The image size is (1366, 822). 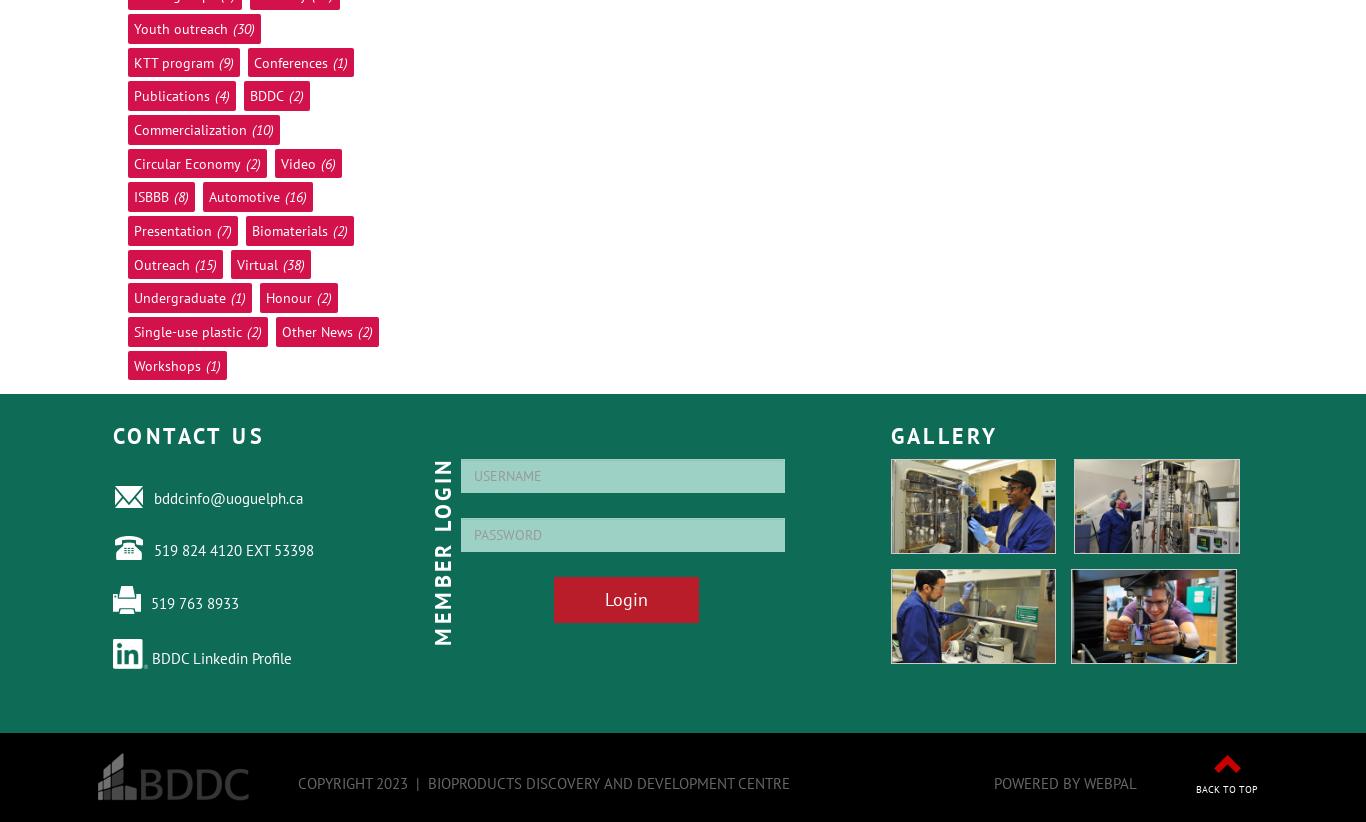 What do you see at coordinates (293, 263) in the screenshot?
I see `'(38)'` at bounding box center [293, 263].